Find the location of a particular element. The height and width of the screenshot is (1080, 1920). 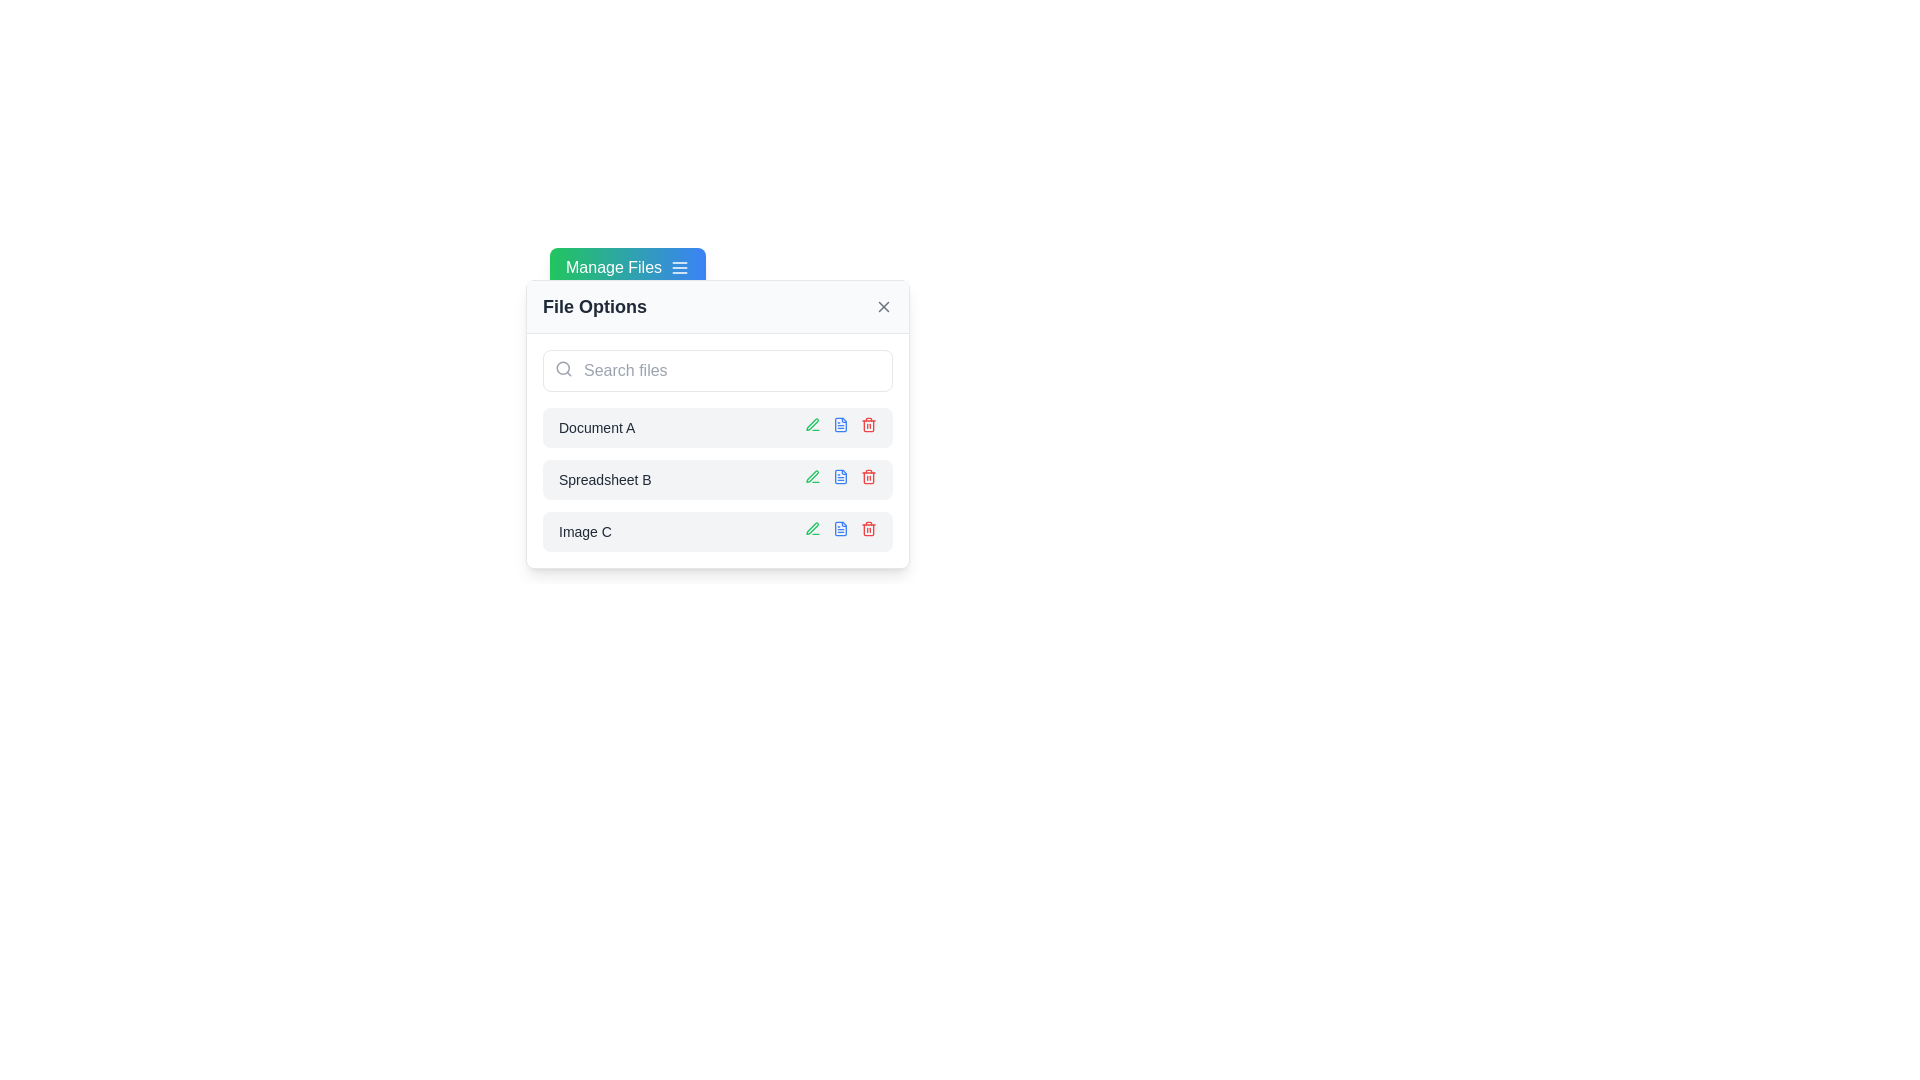

the document icon, which is the second icon in the horizontal grouping of icons on the right side of the 'Image C' row in the 'File Options' interface is located at coordinates (840, 527).